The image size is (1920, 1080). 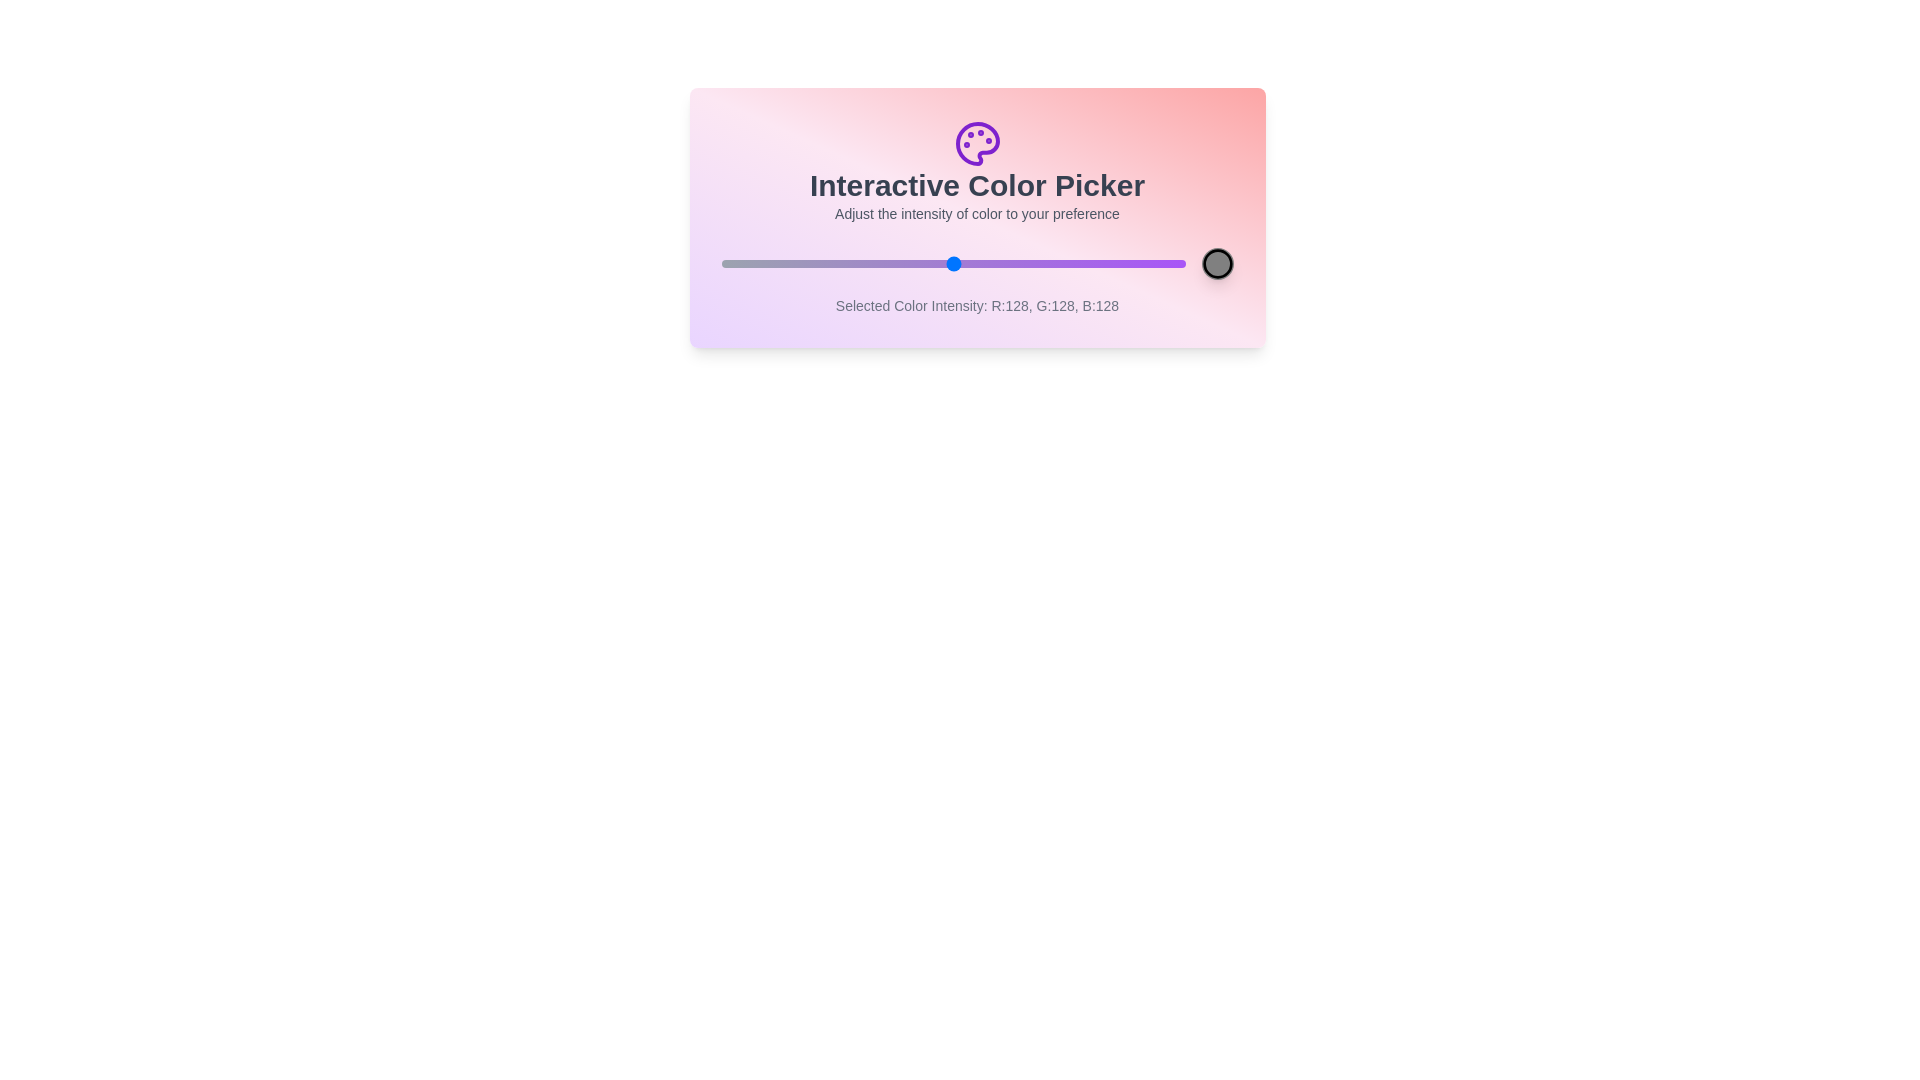 What do you see at coordinates (798, 262) in the screenshot?
I see `the slider to set the color intensity to 43` at bounding box center [798, 262].